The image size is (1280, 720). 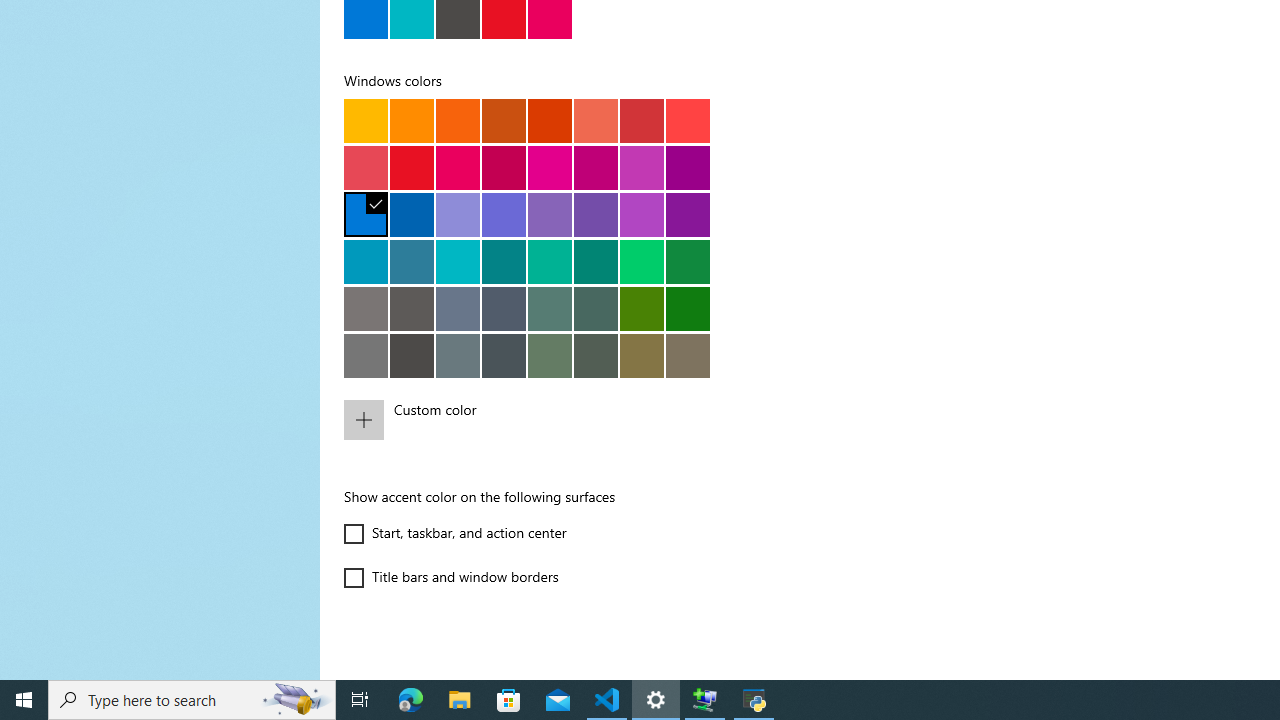 What do you see at coordinates (641, 260) in the screenshot?
I see `'Turf green'` at bounding box center [641, 260].